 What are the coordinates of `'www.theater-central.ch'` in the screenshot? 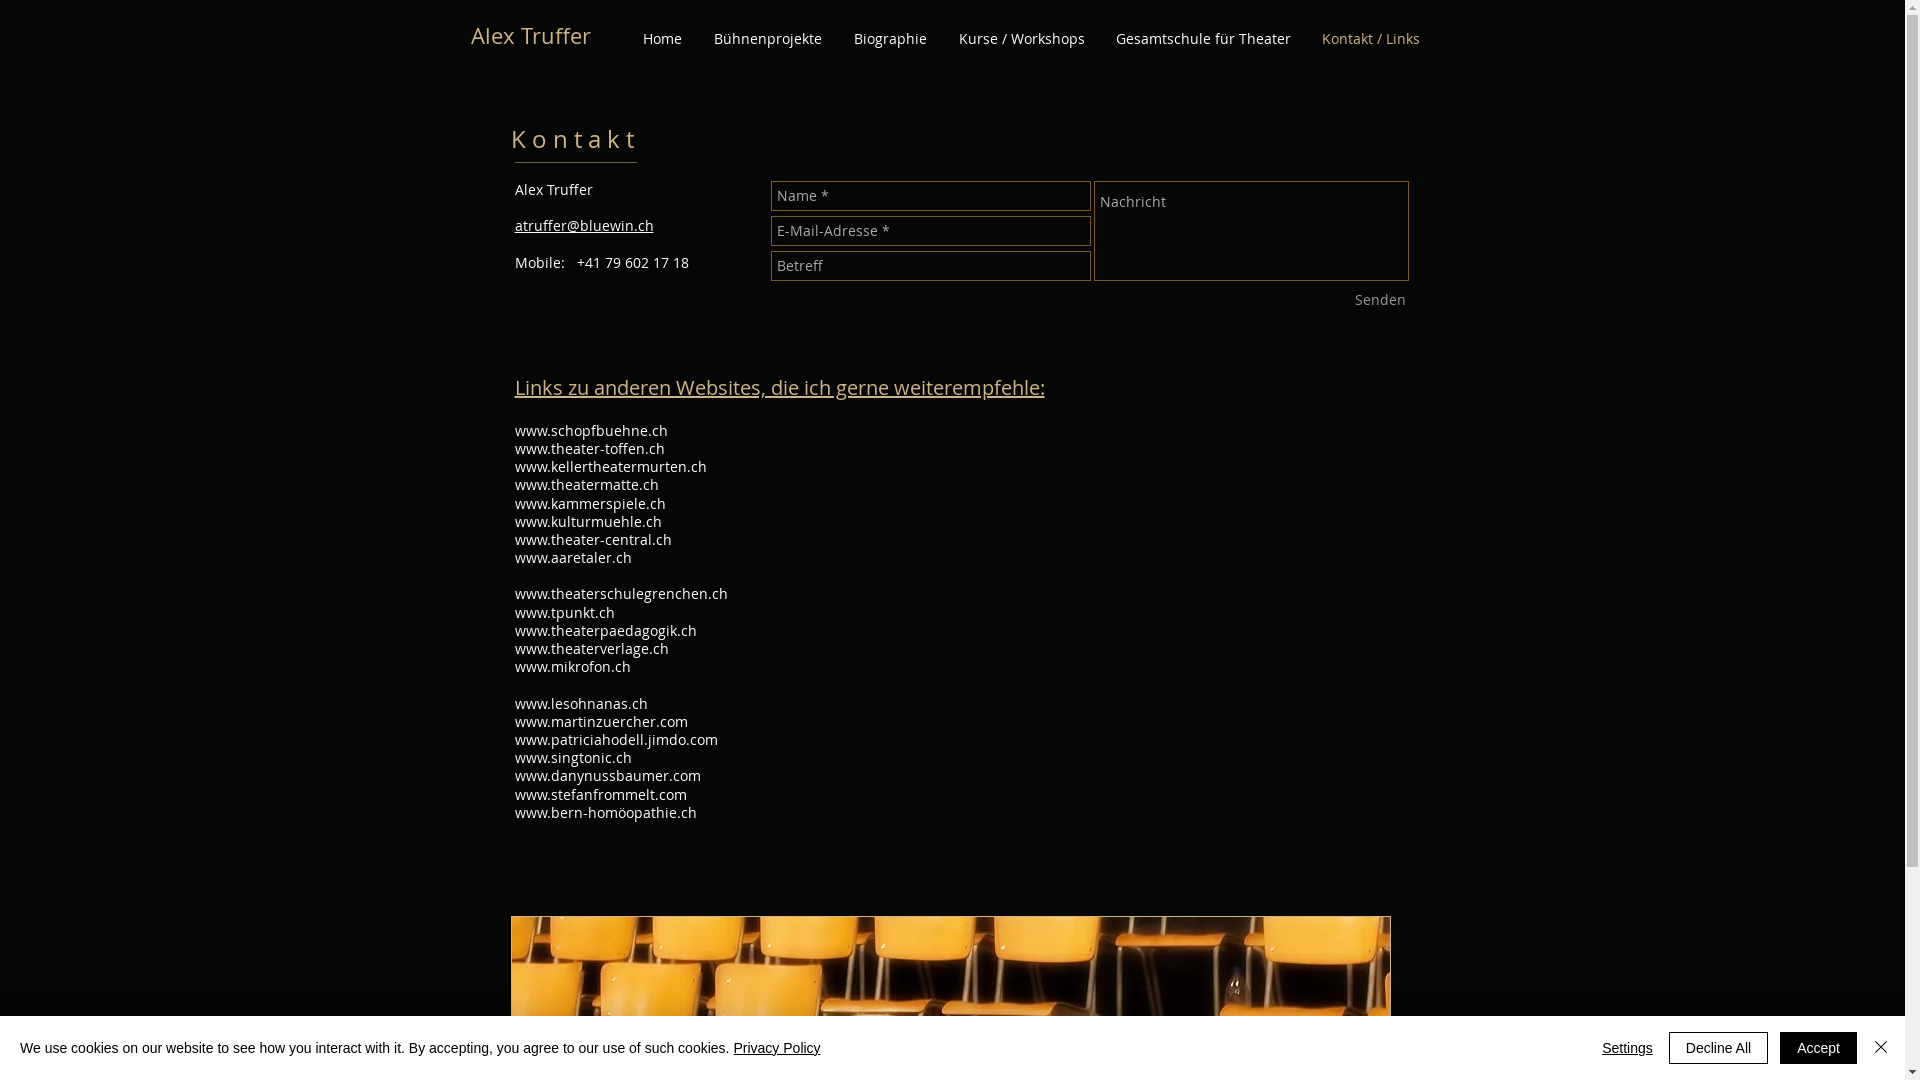 It's located at (591, 538).